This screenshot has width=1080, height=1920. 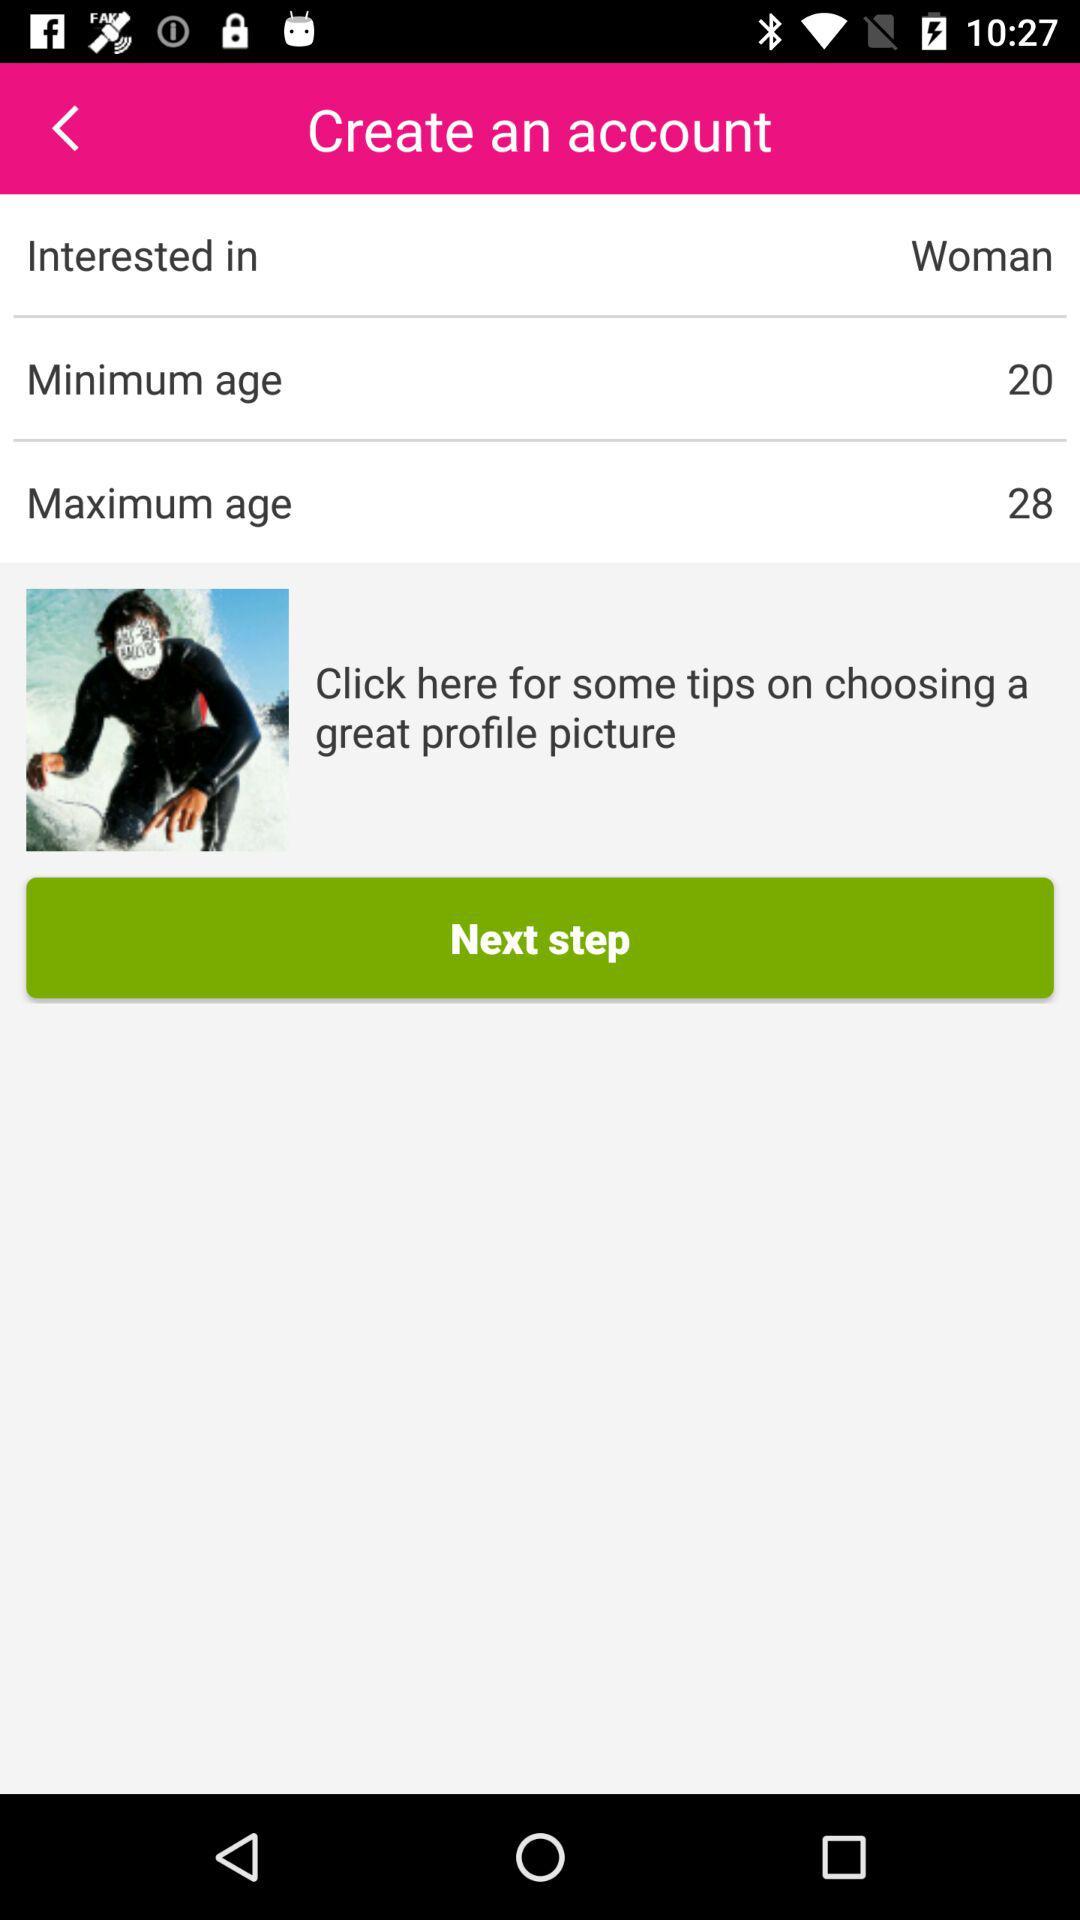 I want to click on icon to the left of click here for item, so click(x=156, y=720).